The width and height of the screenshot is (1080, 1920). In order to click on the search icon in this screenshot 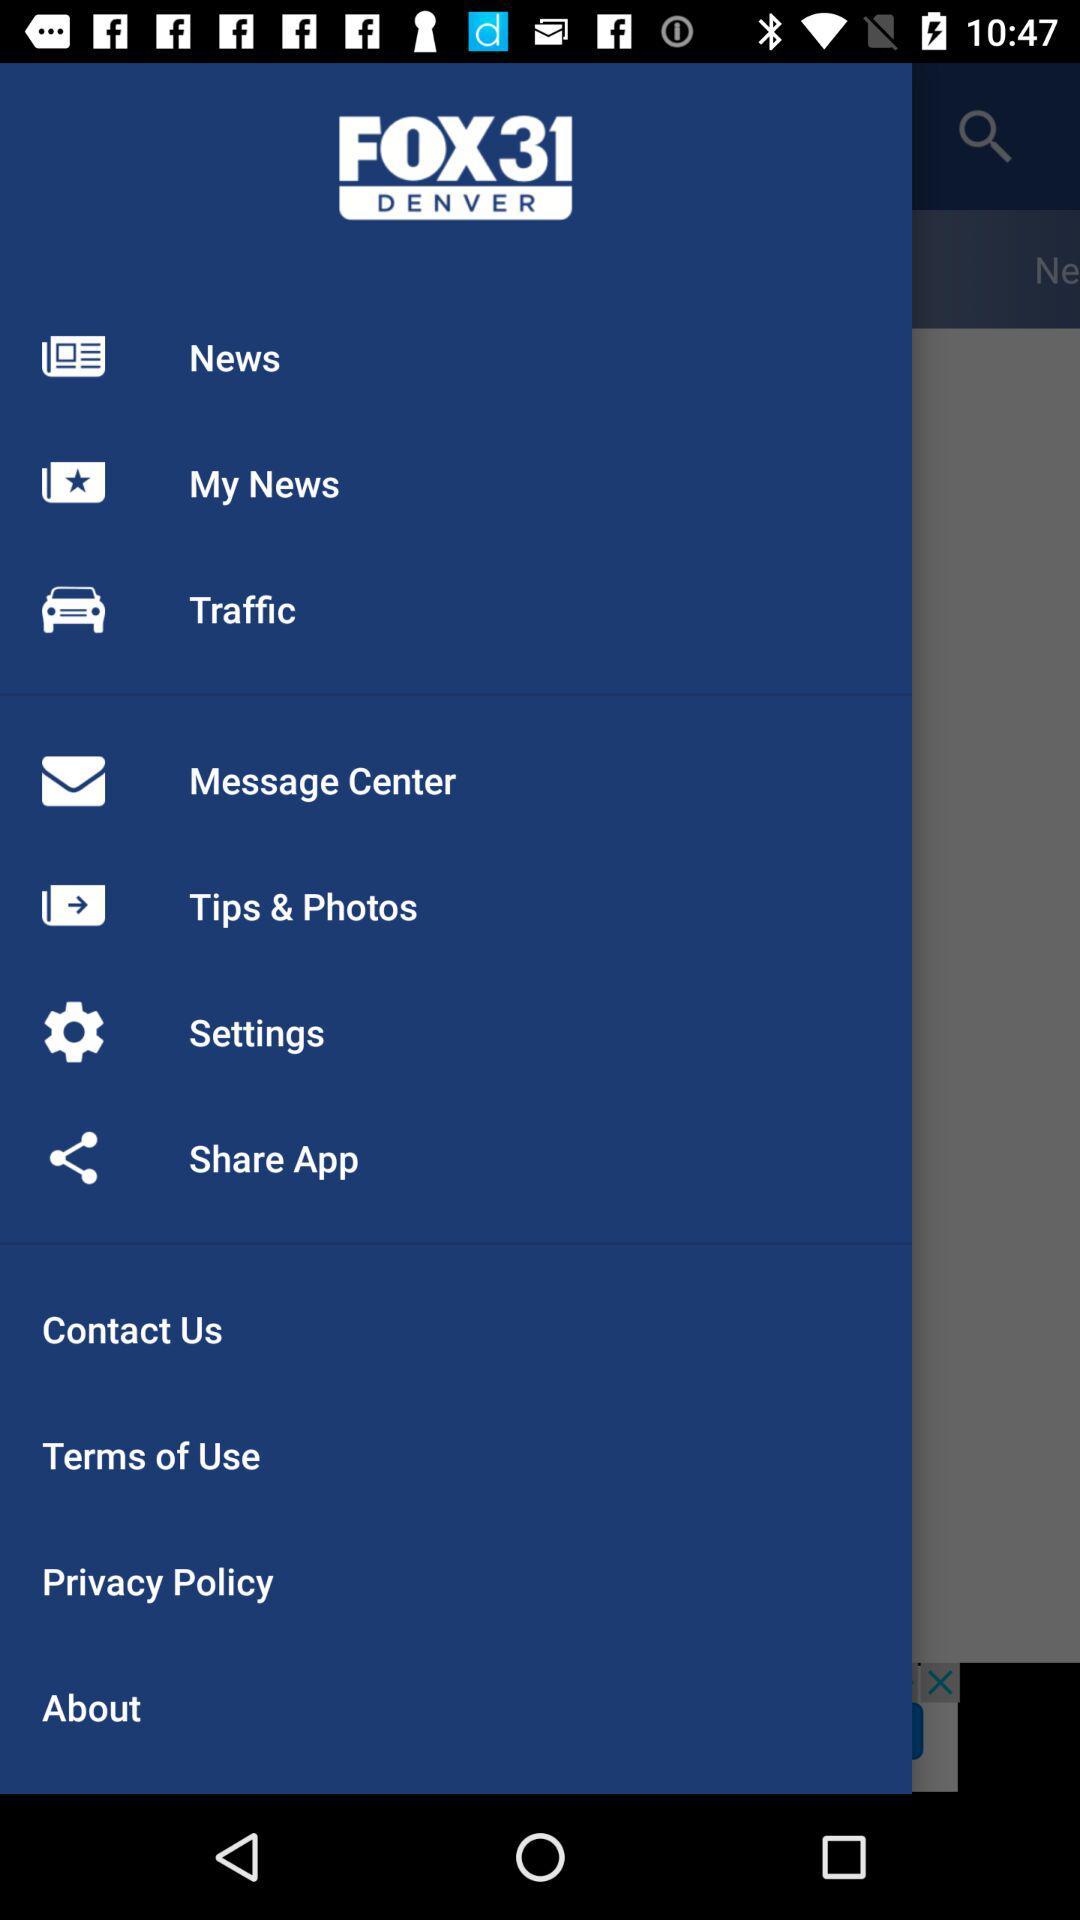, I will do `click(984, 135)`.